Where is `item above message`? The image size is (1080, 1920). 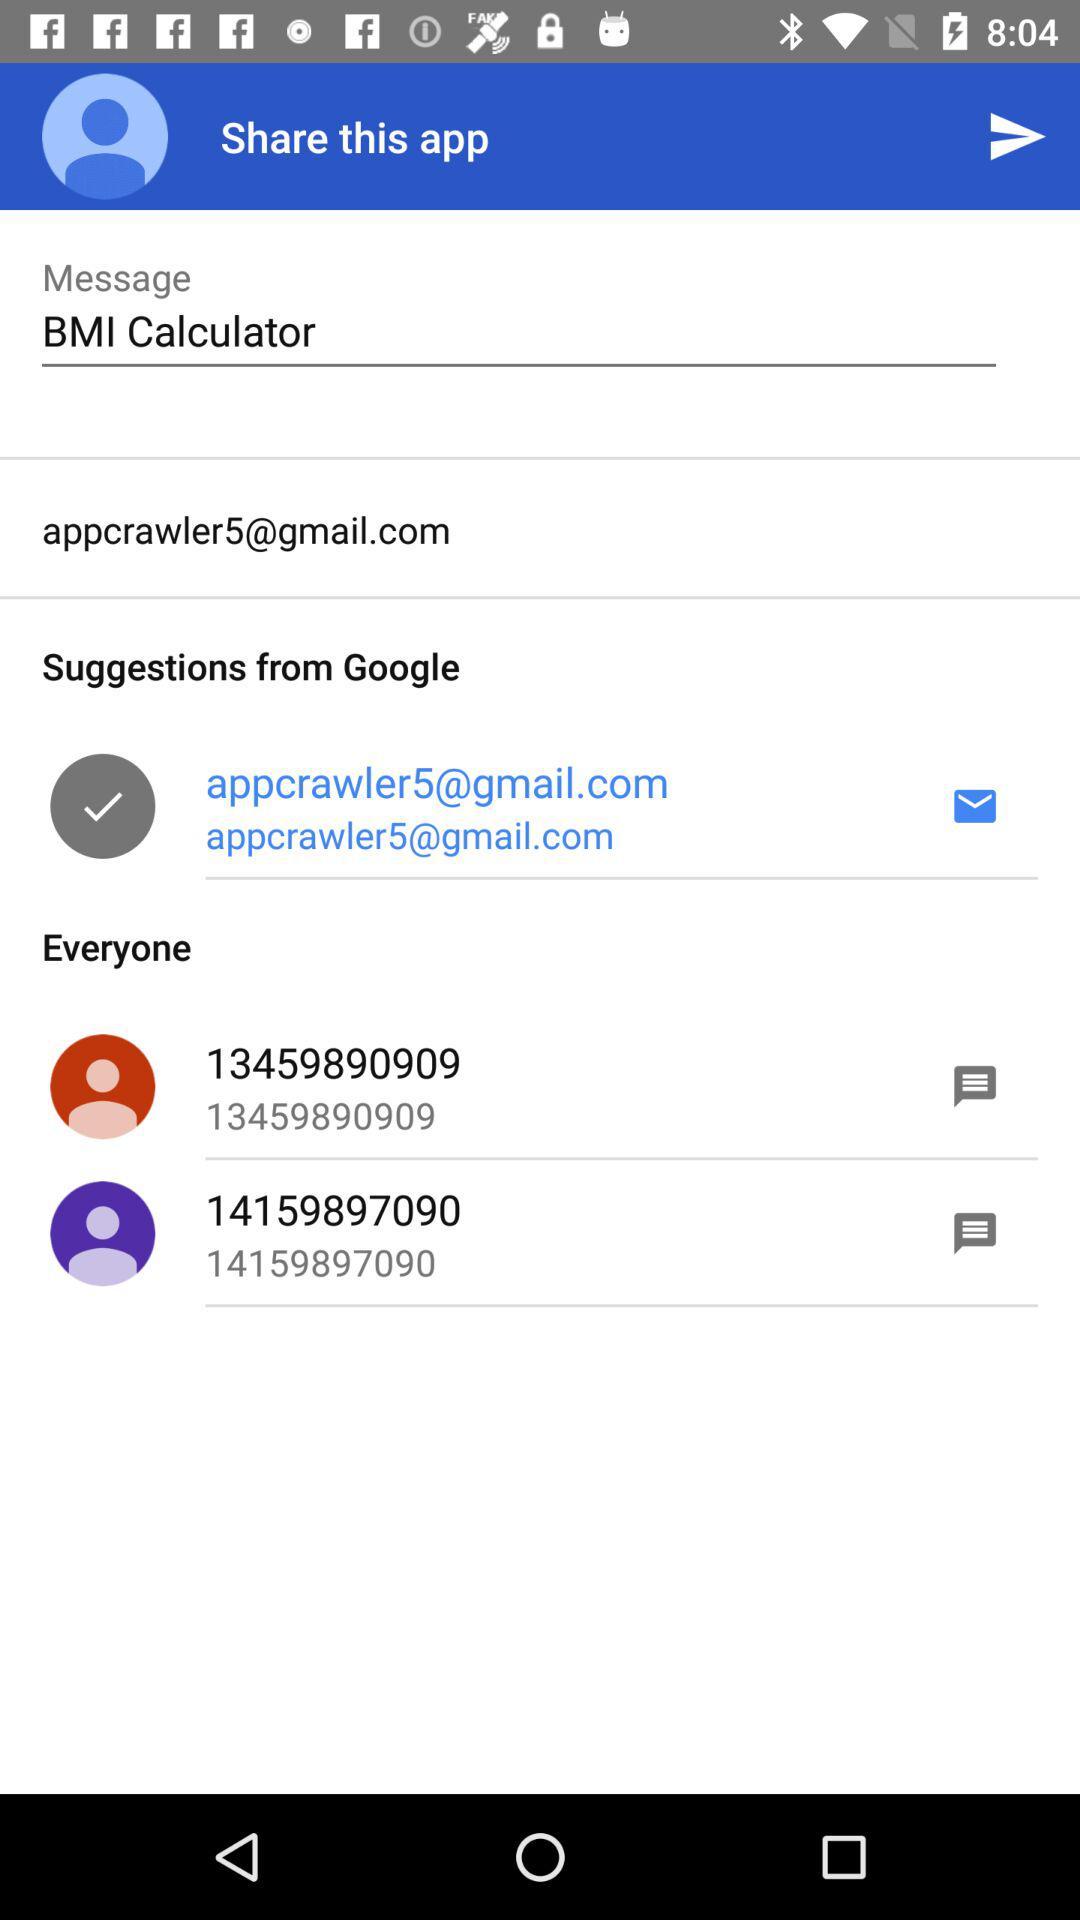 item above message is located at coordinates (104, 135).